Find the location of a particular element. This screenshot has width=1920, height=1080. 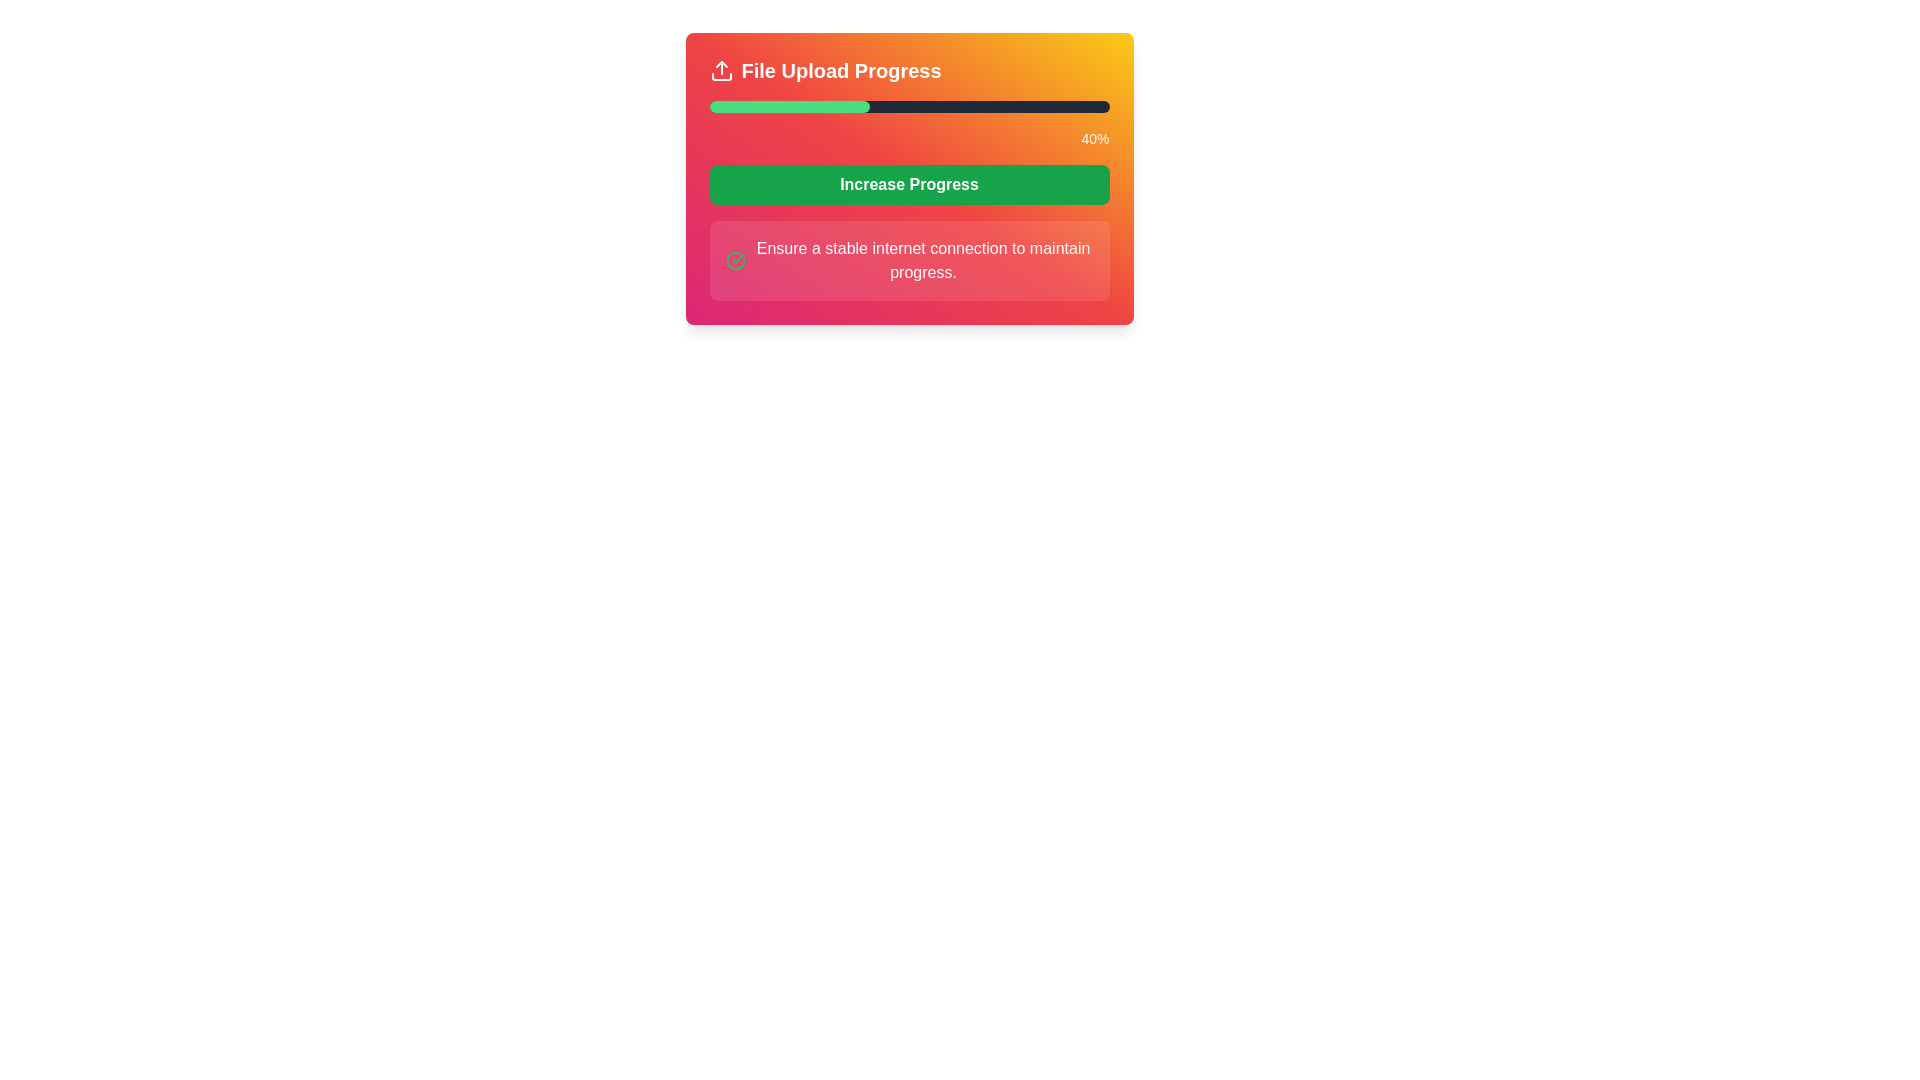

the green circle with a checkmark icon, which indicates a successful state, located to the left of the text 'Ensure a stable internet connection to maintain progress.' is located at coordinates (734, 260).